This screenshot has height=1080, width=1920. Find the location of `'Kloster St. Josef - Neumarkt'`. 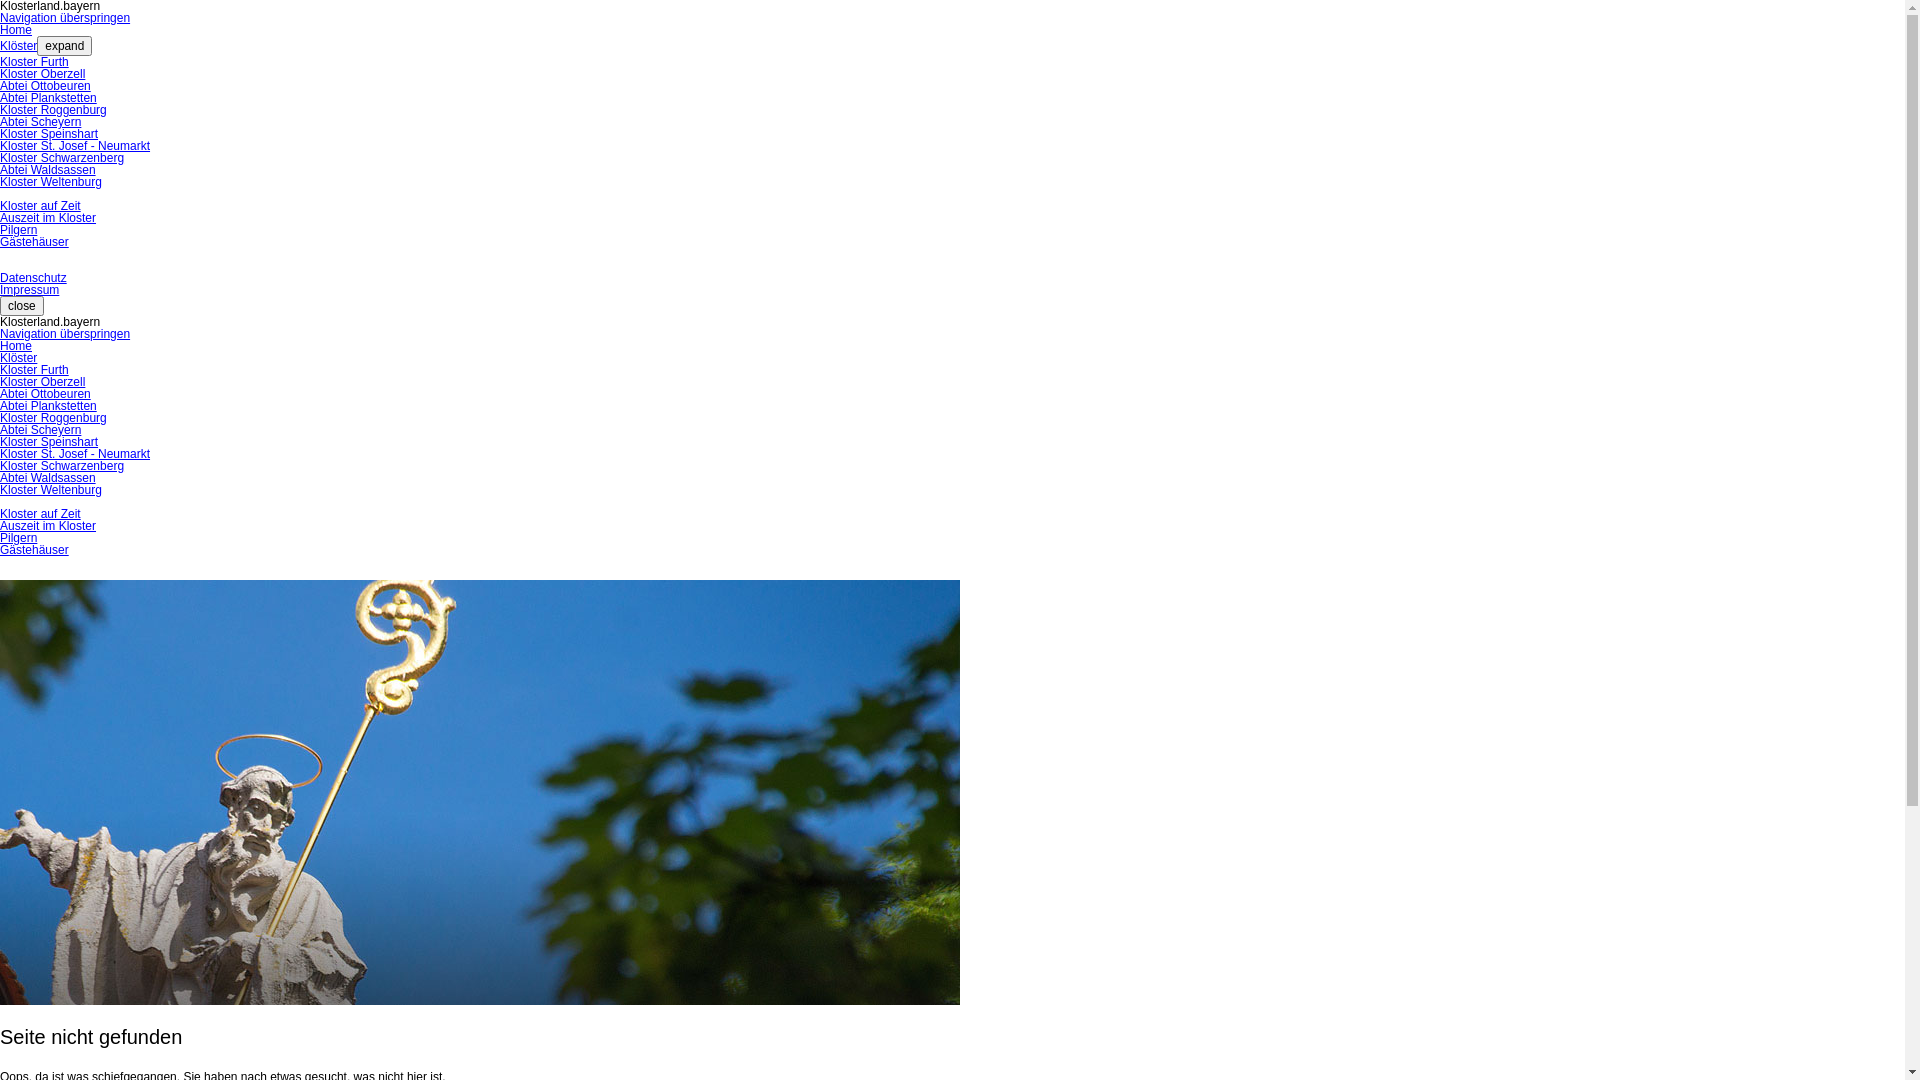

'Kloster St. Josef - Neumarkt' is located at coordinates (75, 145).